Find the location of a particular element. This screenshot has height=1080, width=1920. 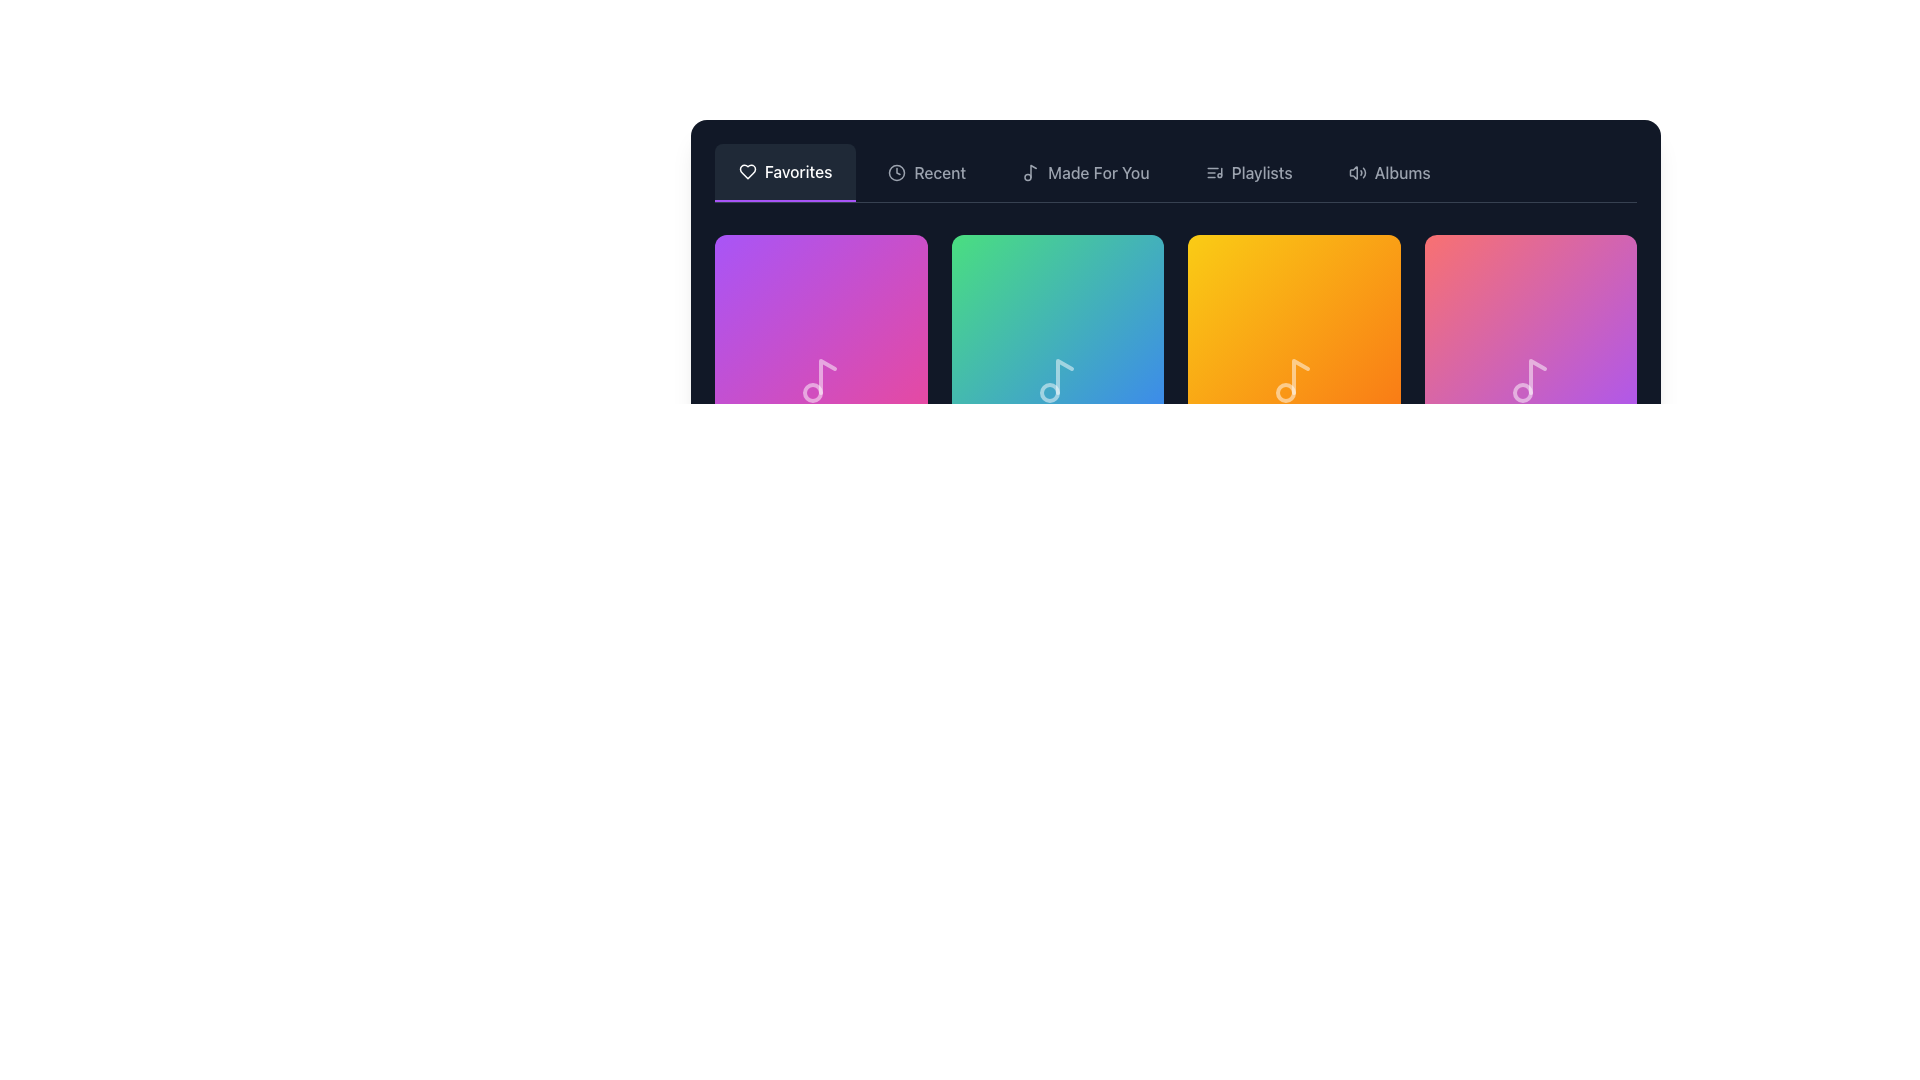

the 'Favorites' button located at the top of the interface is located at coordinates (784, 172).